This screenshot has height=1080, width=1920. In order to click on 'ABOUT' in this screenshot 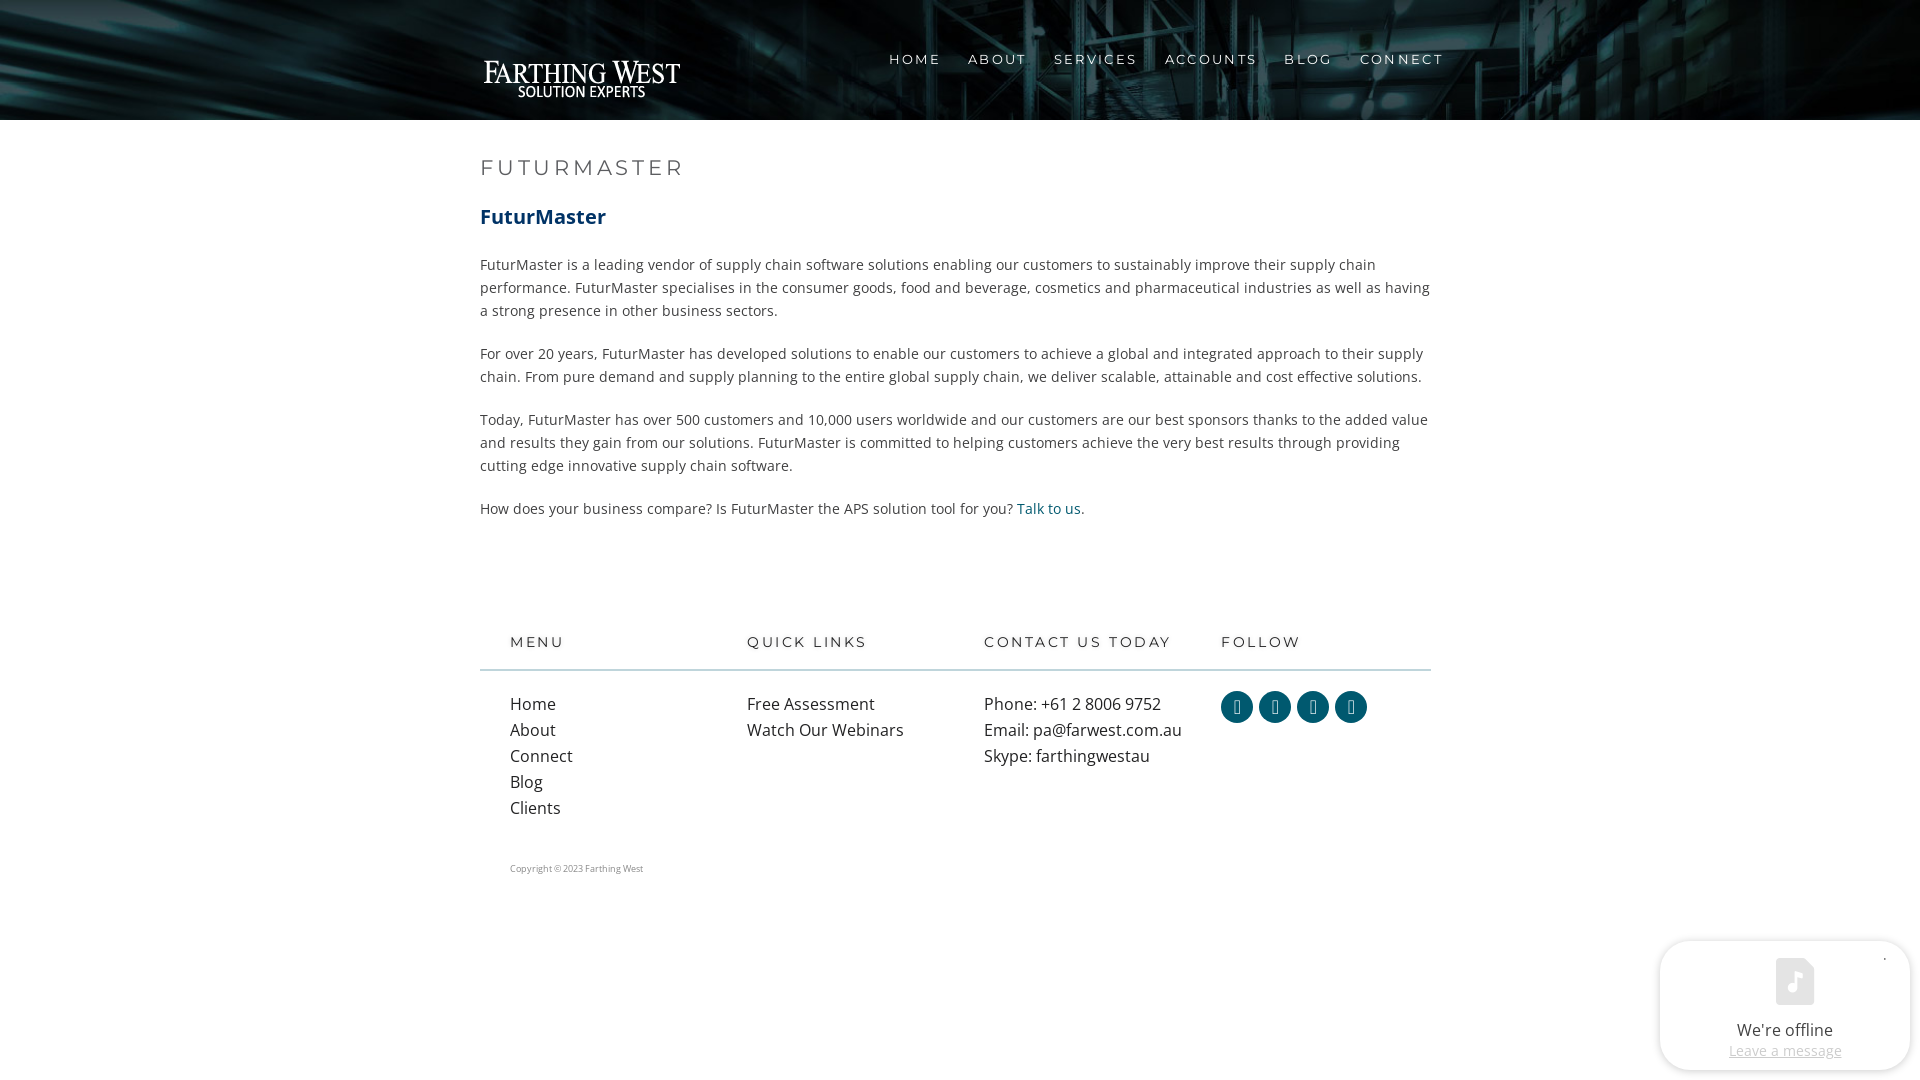, I will do `click(996, 58)`.